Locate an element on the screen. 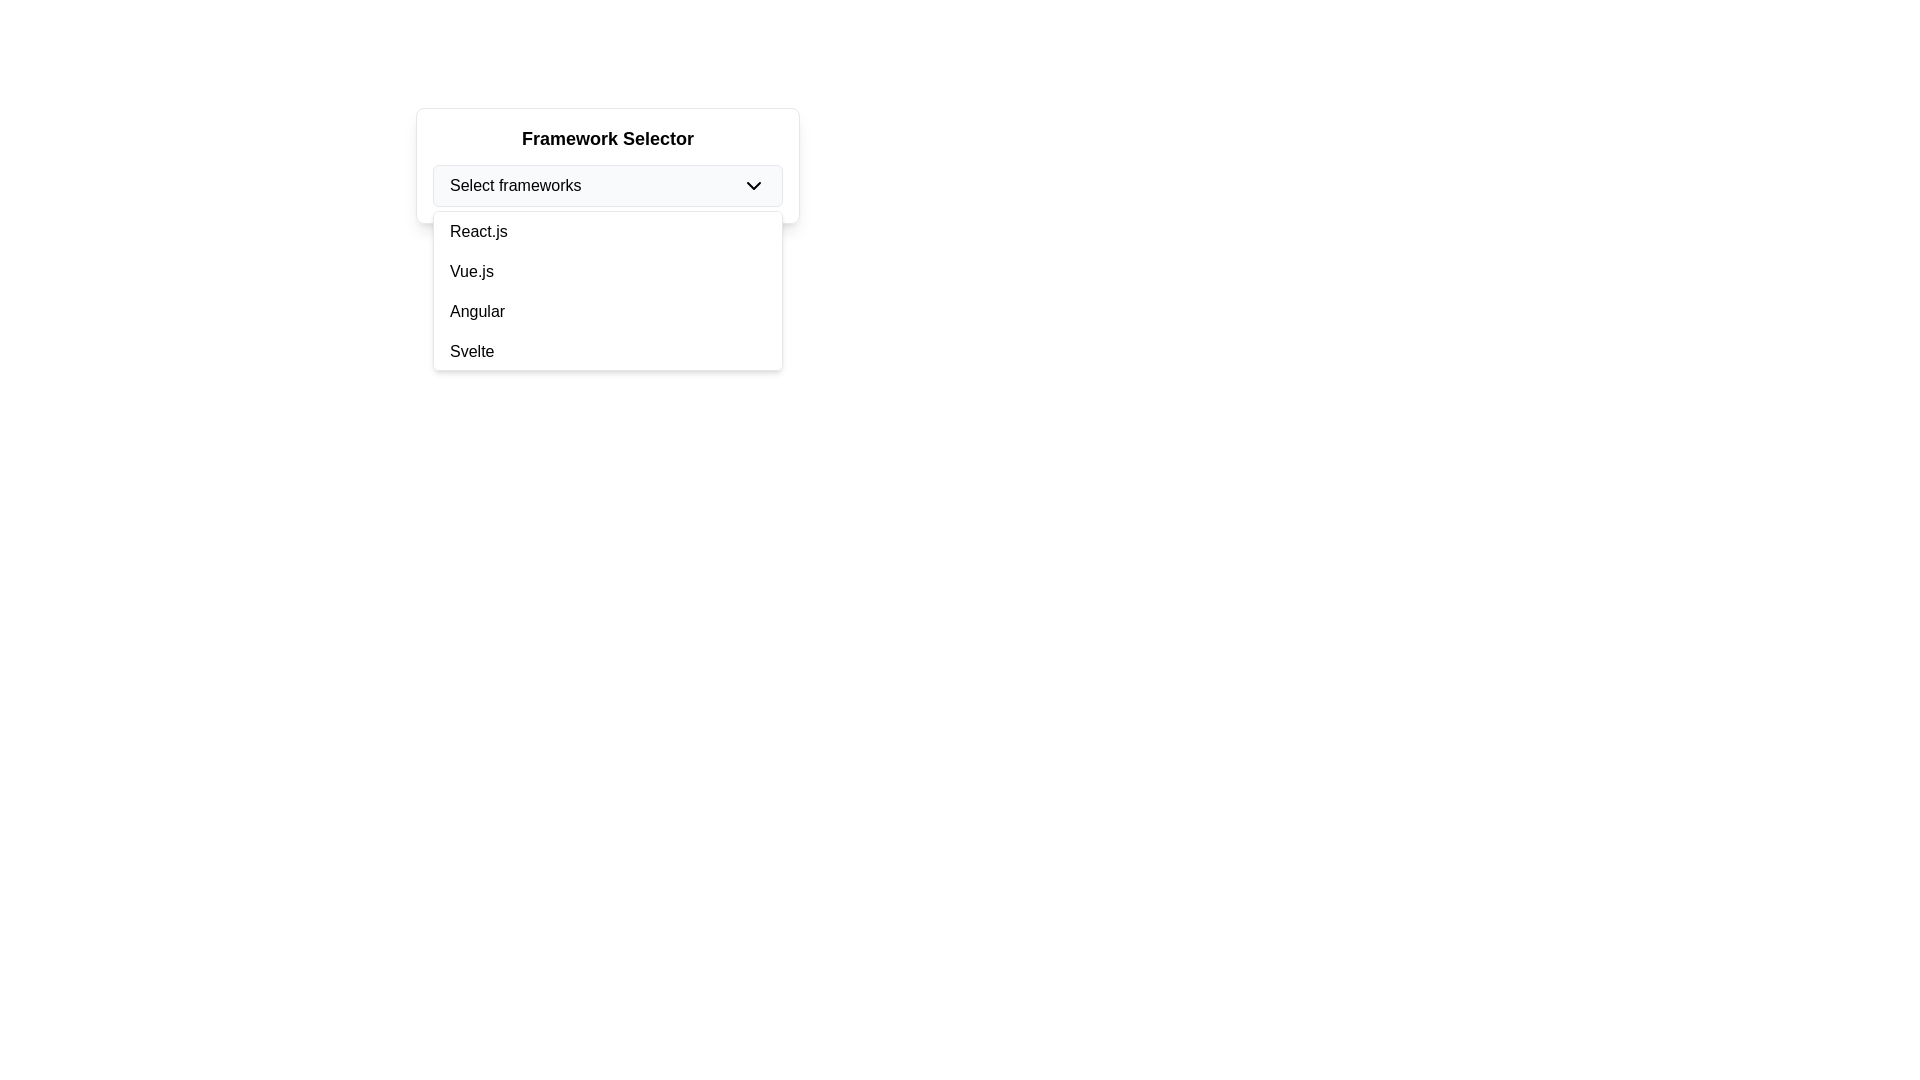  the 'Angular' dropdown menu item, which is the third option in the dropdown list is located at coordinates (607, 312).